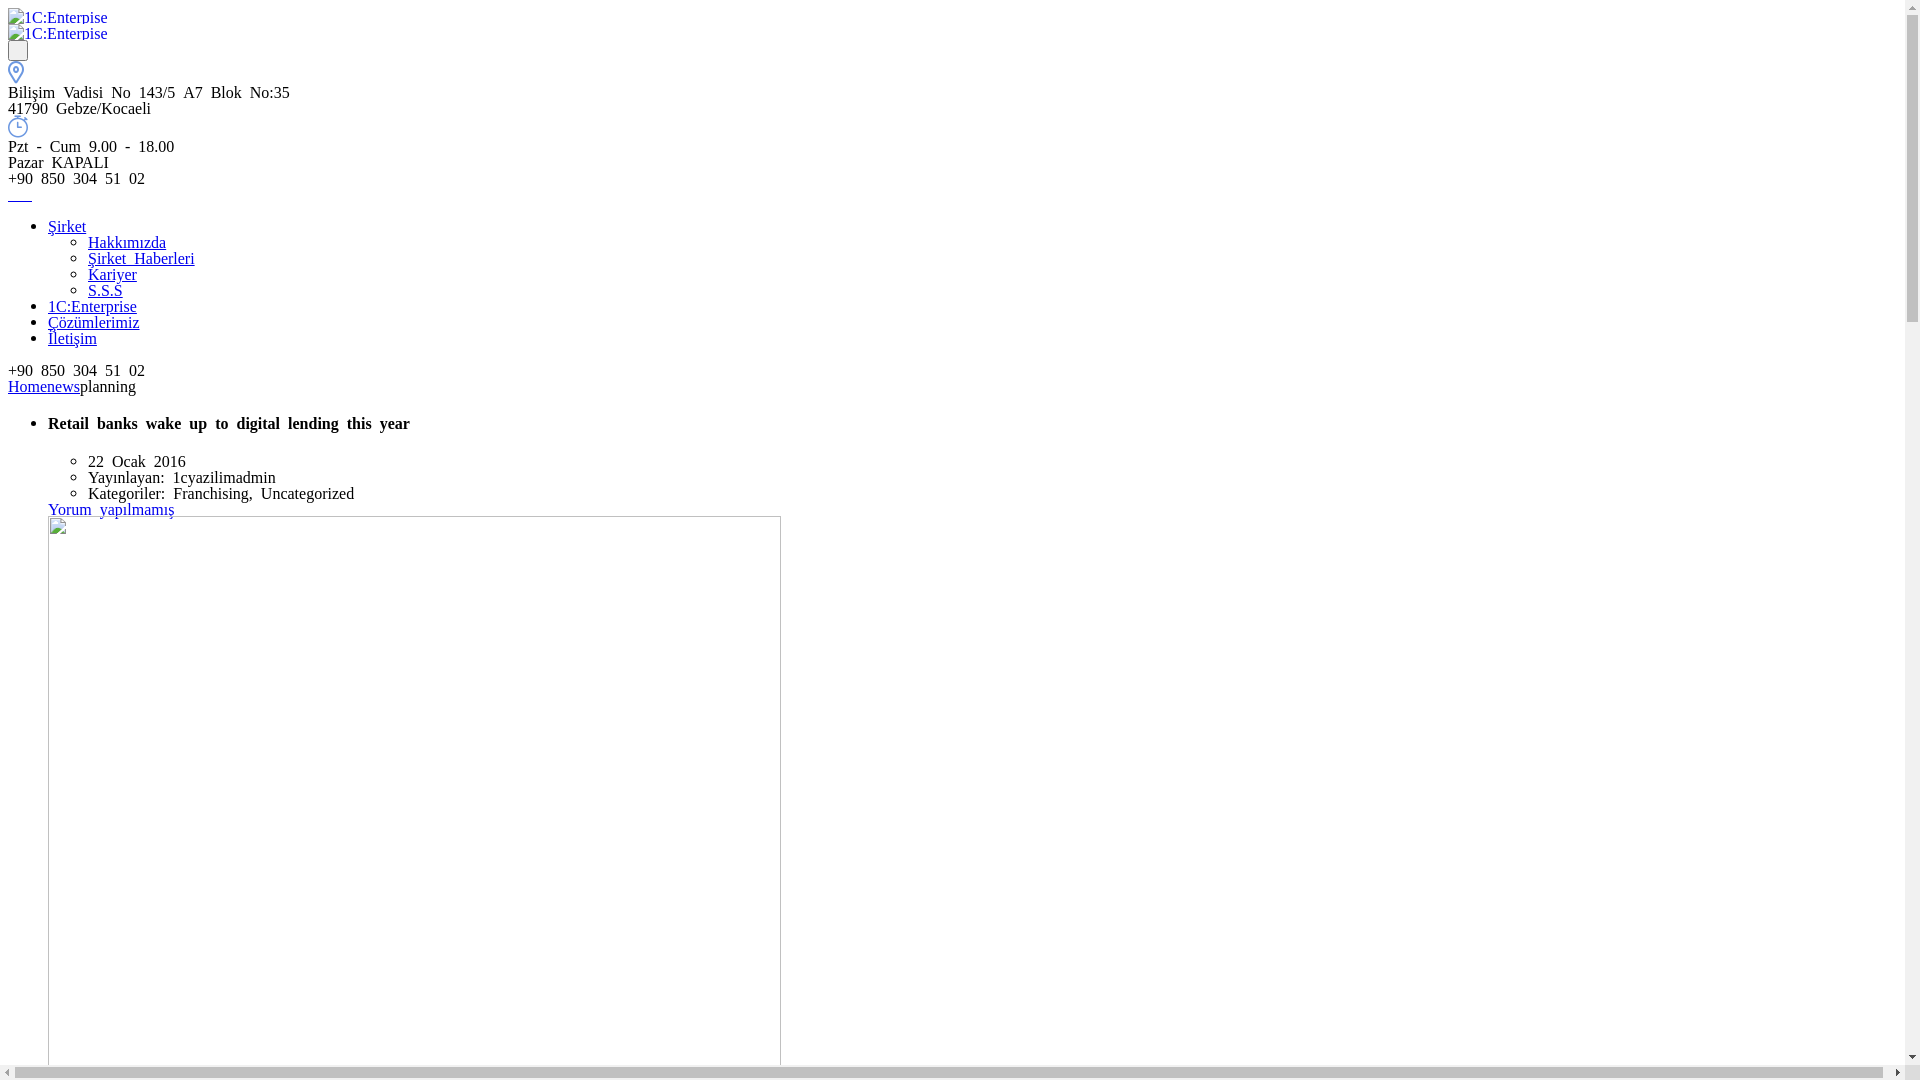 This screenshot has height=1080, width=1920. Describe the element at coordinates (28, 192) in the screenshot. I see `' '` at that location.